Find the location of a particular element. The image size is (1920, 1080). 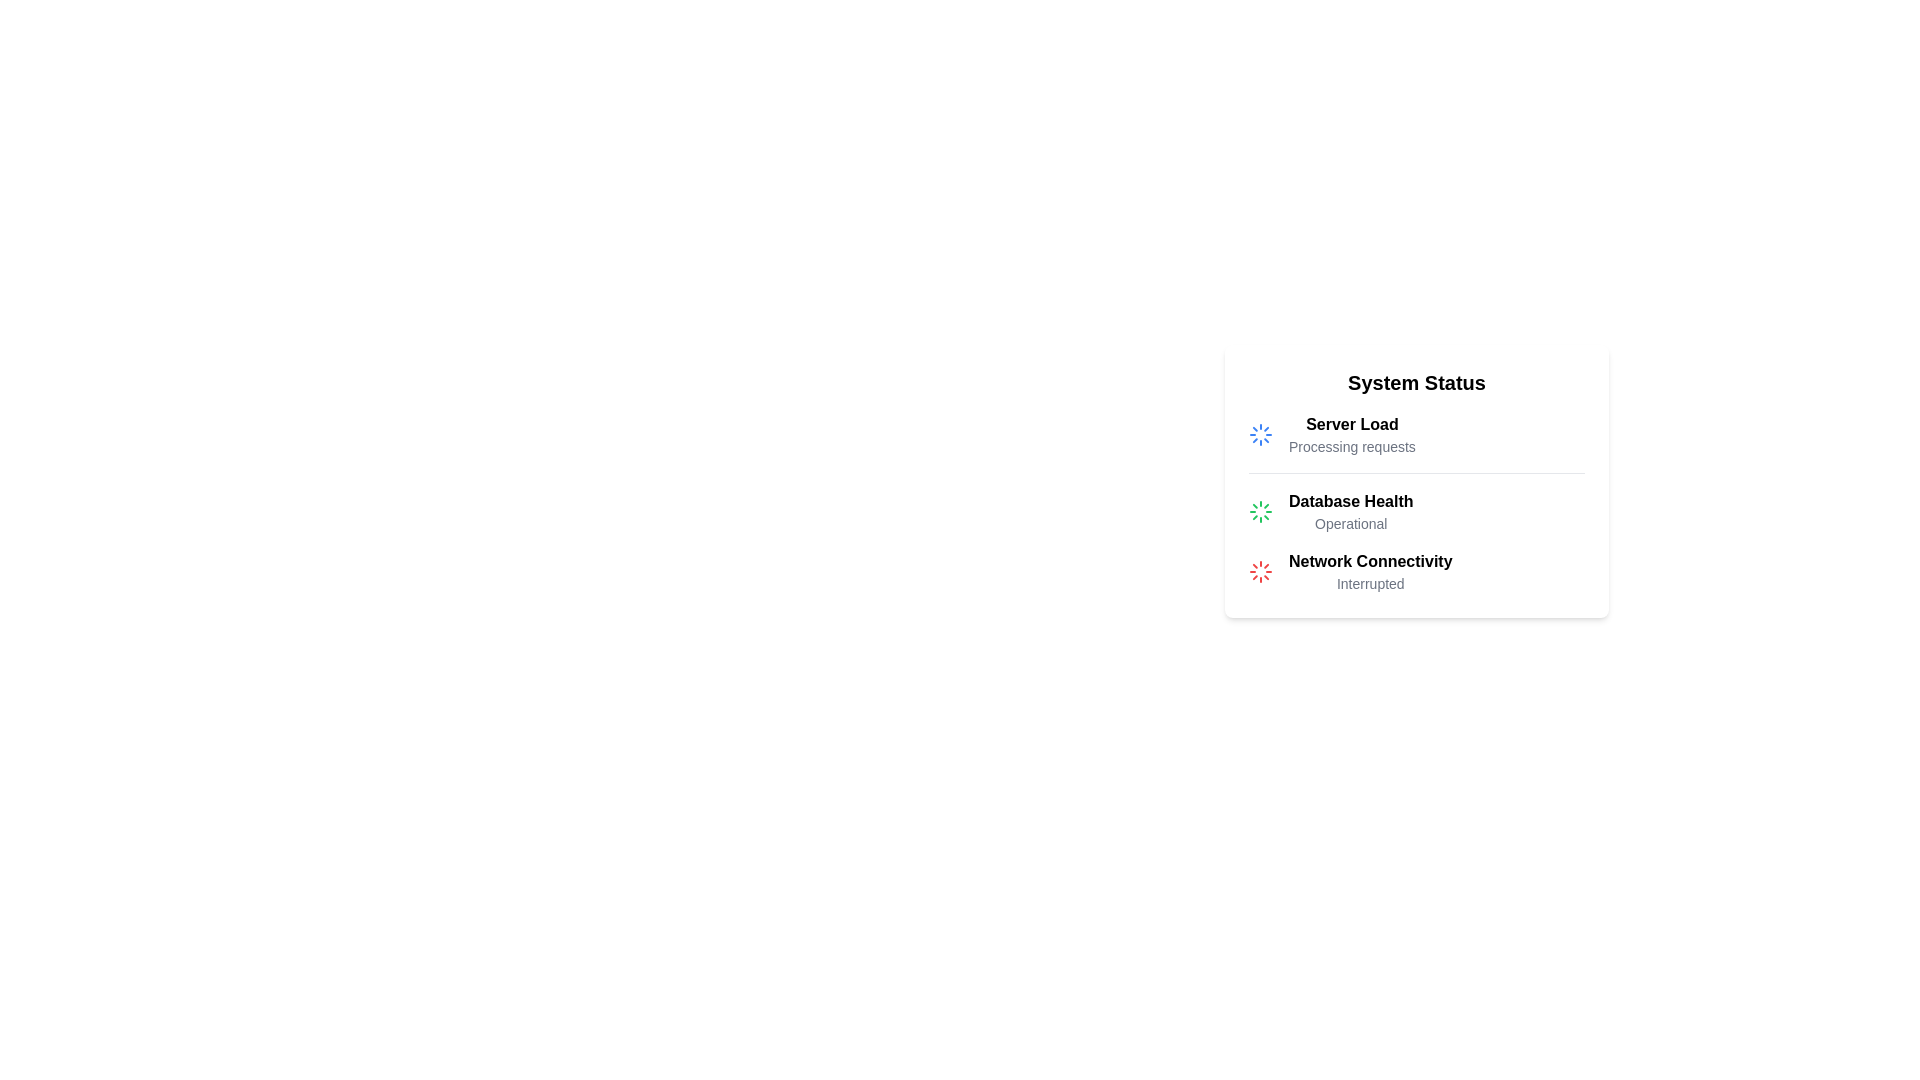

status of the 'Network Connectivity' display which shows 'Interrupted' with a spinning loader icon on the left is located at coordinates (1415, 571).